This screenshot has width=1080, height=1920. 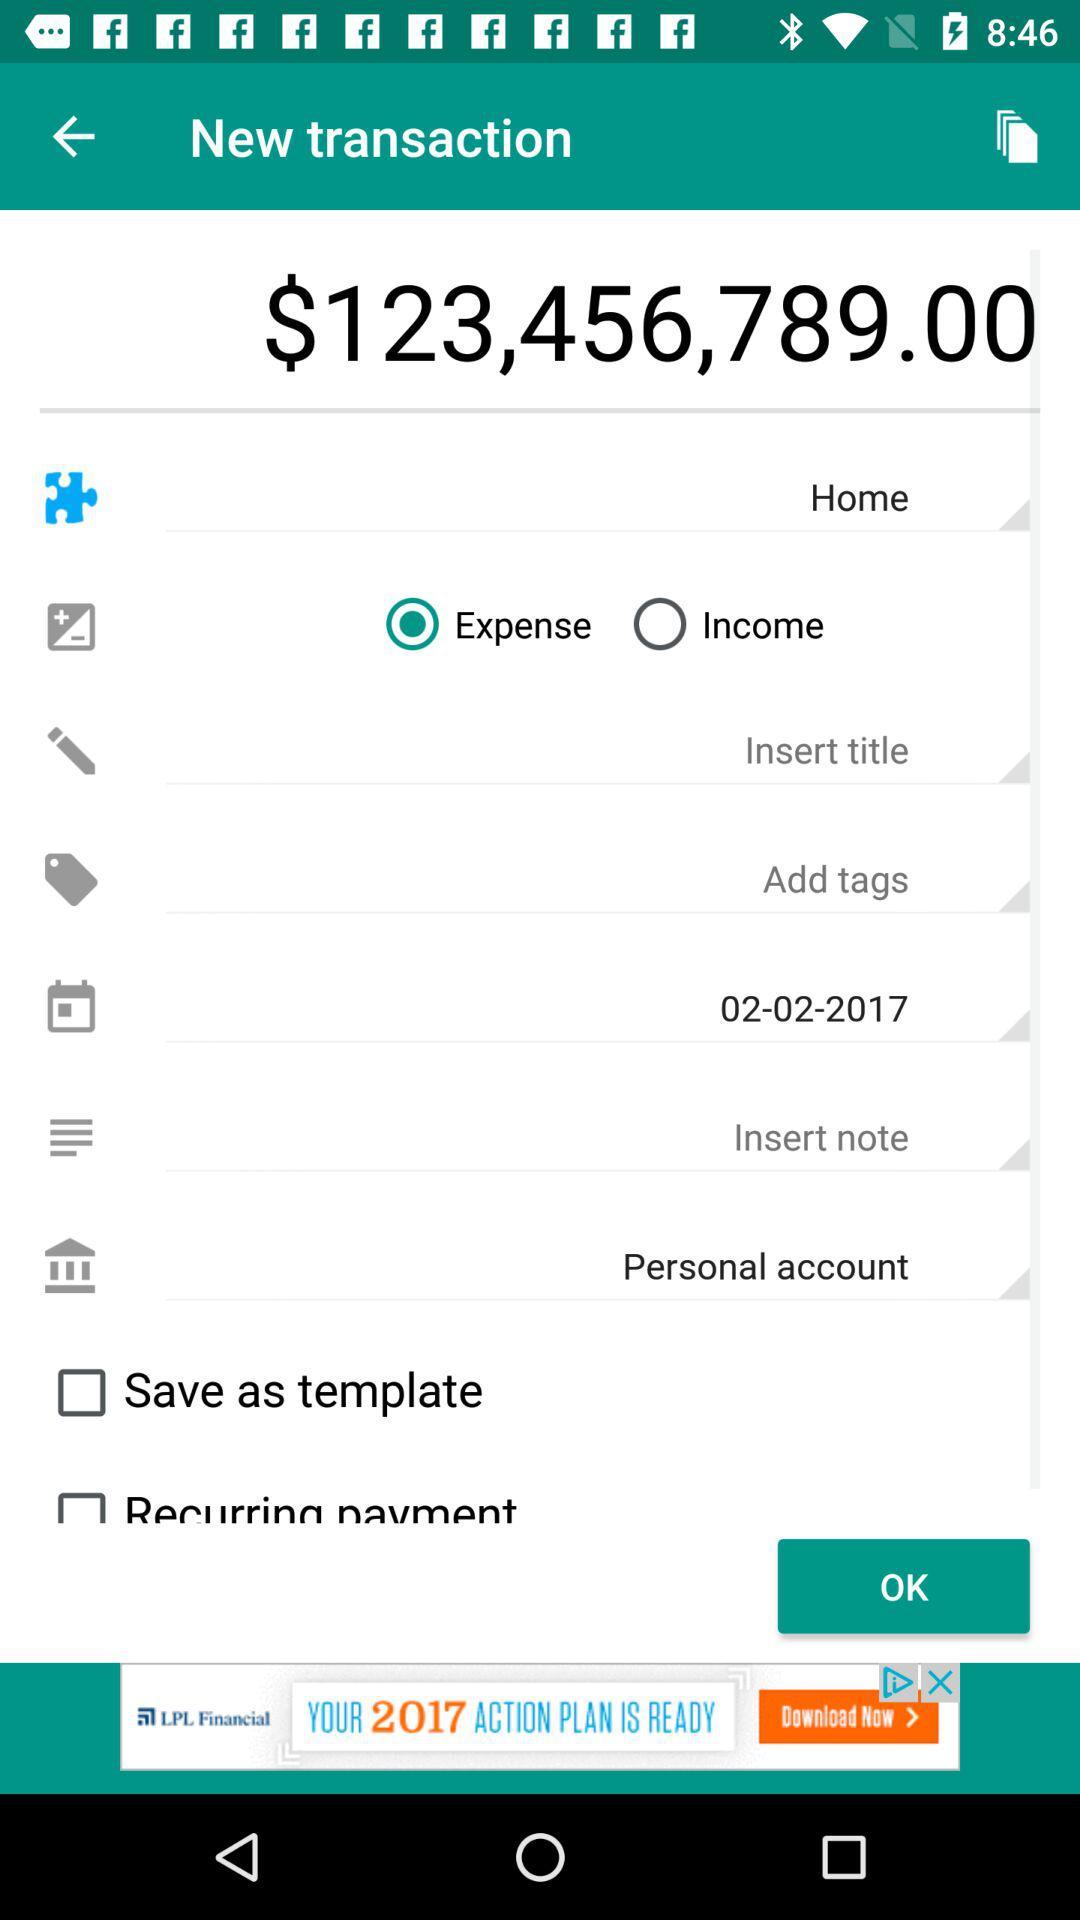 I want to click on toggle, so click(x=80, y=1498).